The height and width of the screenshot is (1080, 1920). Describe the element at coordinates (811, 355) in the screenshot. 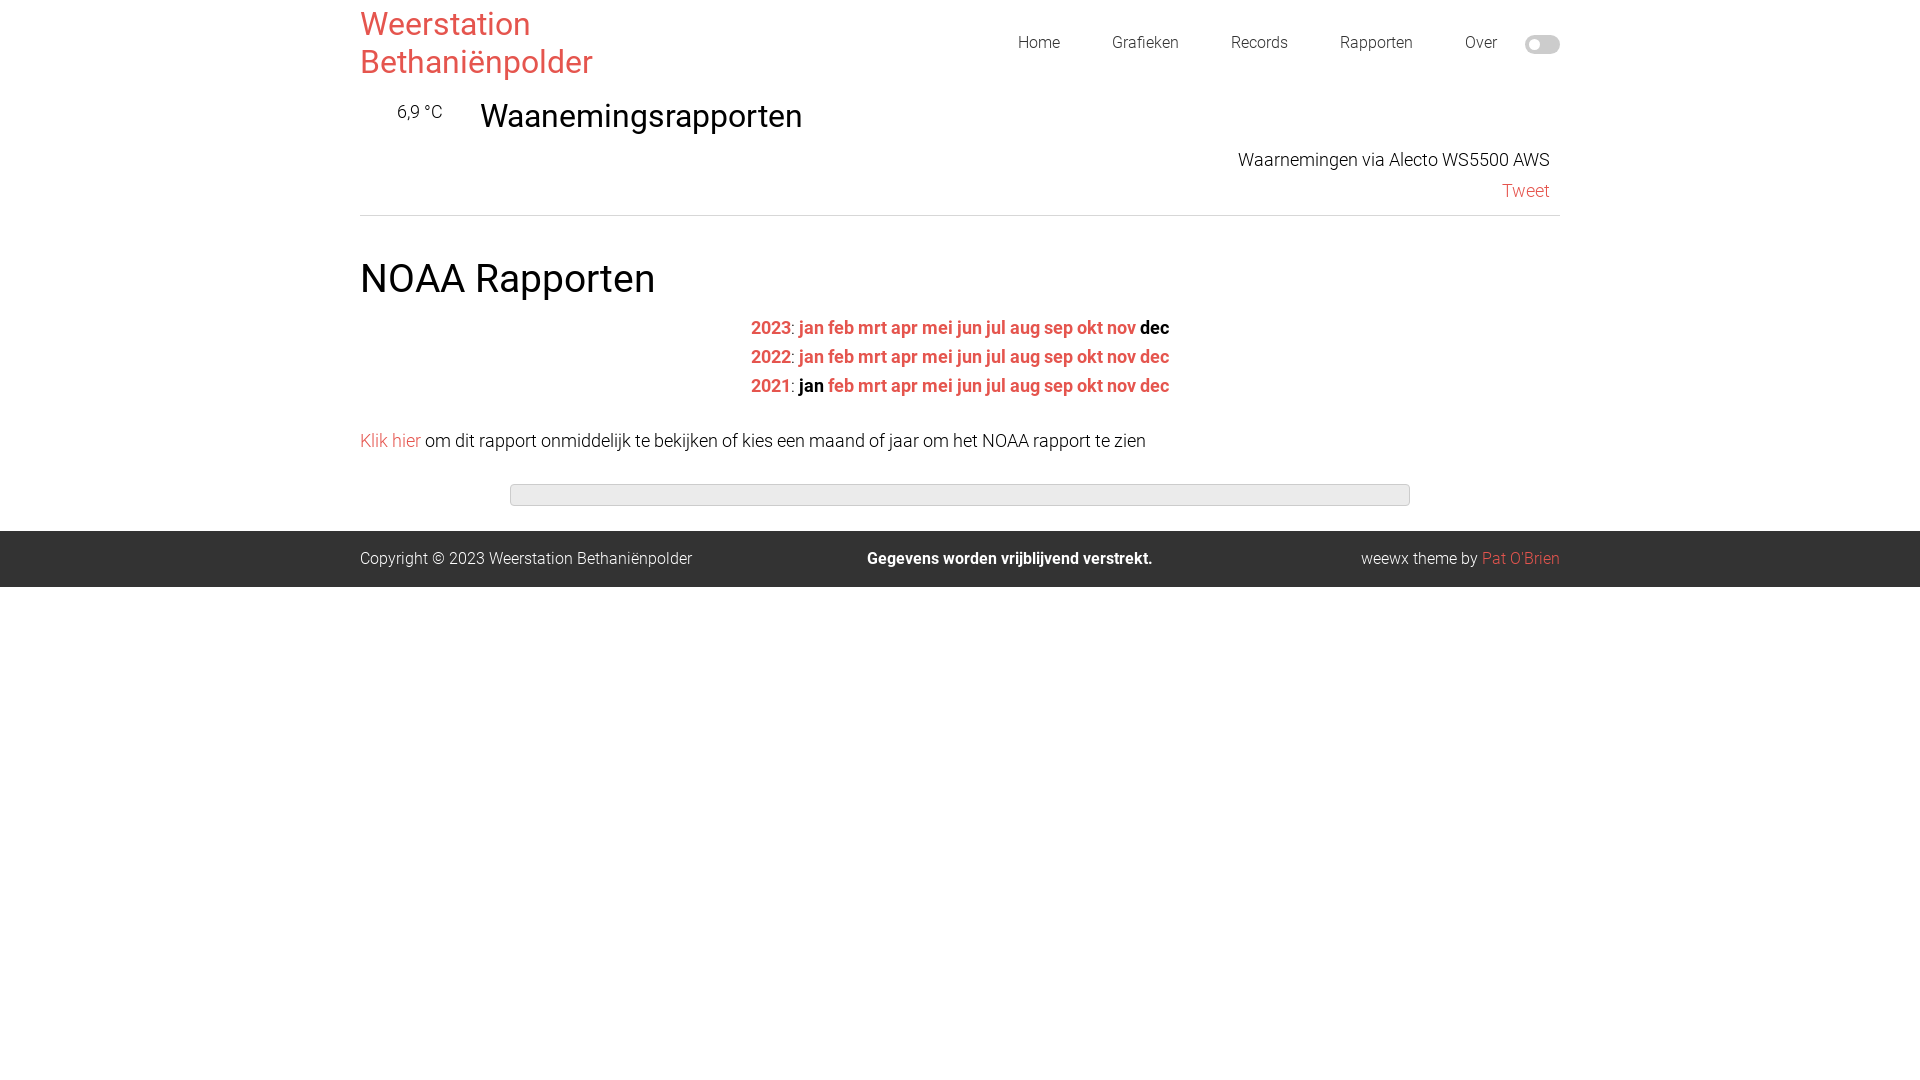

I see `'jan'` at that location.